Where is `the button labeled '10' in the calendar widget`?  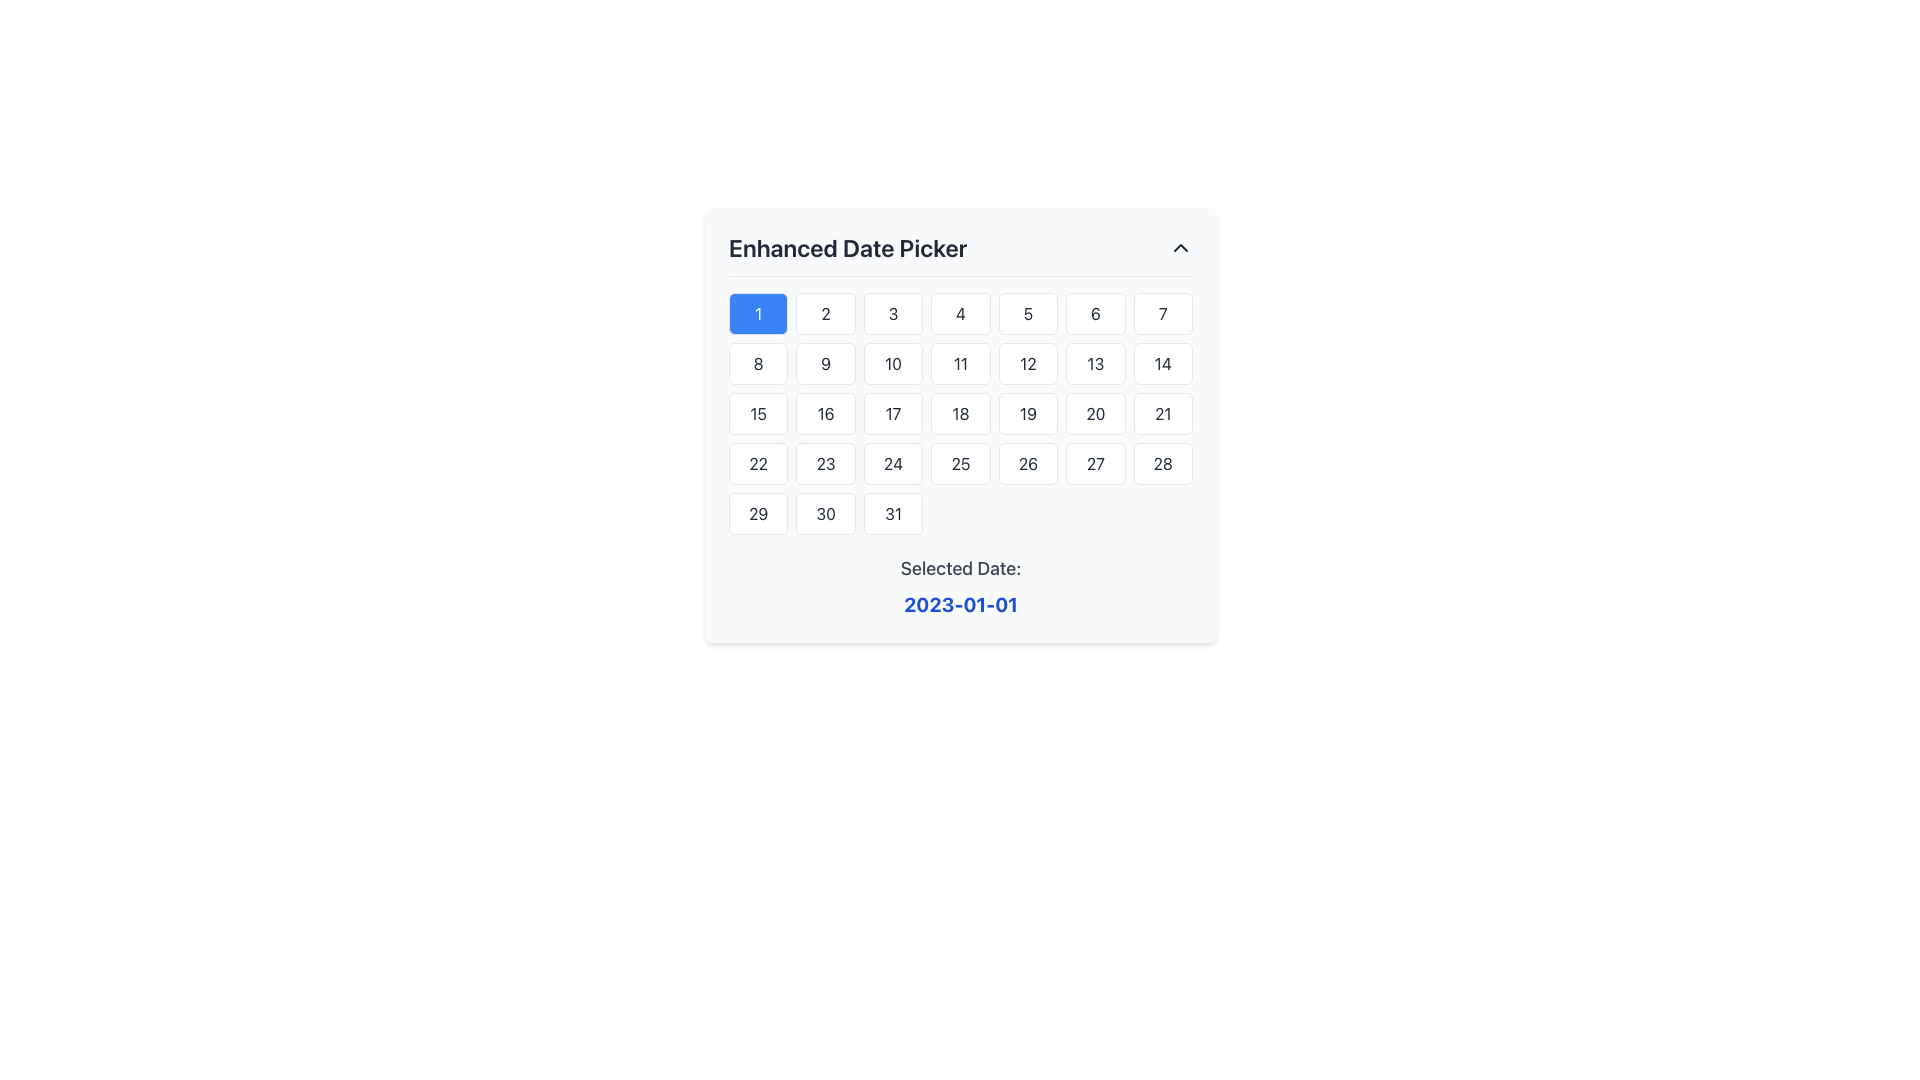 the button labeled '10' in the calendar widget is located at coordinates (892, 363).